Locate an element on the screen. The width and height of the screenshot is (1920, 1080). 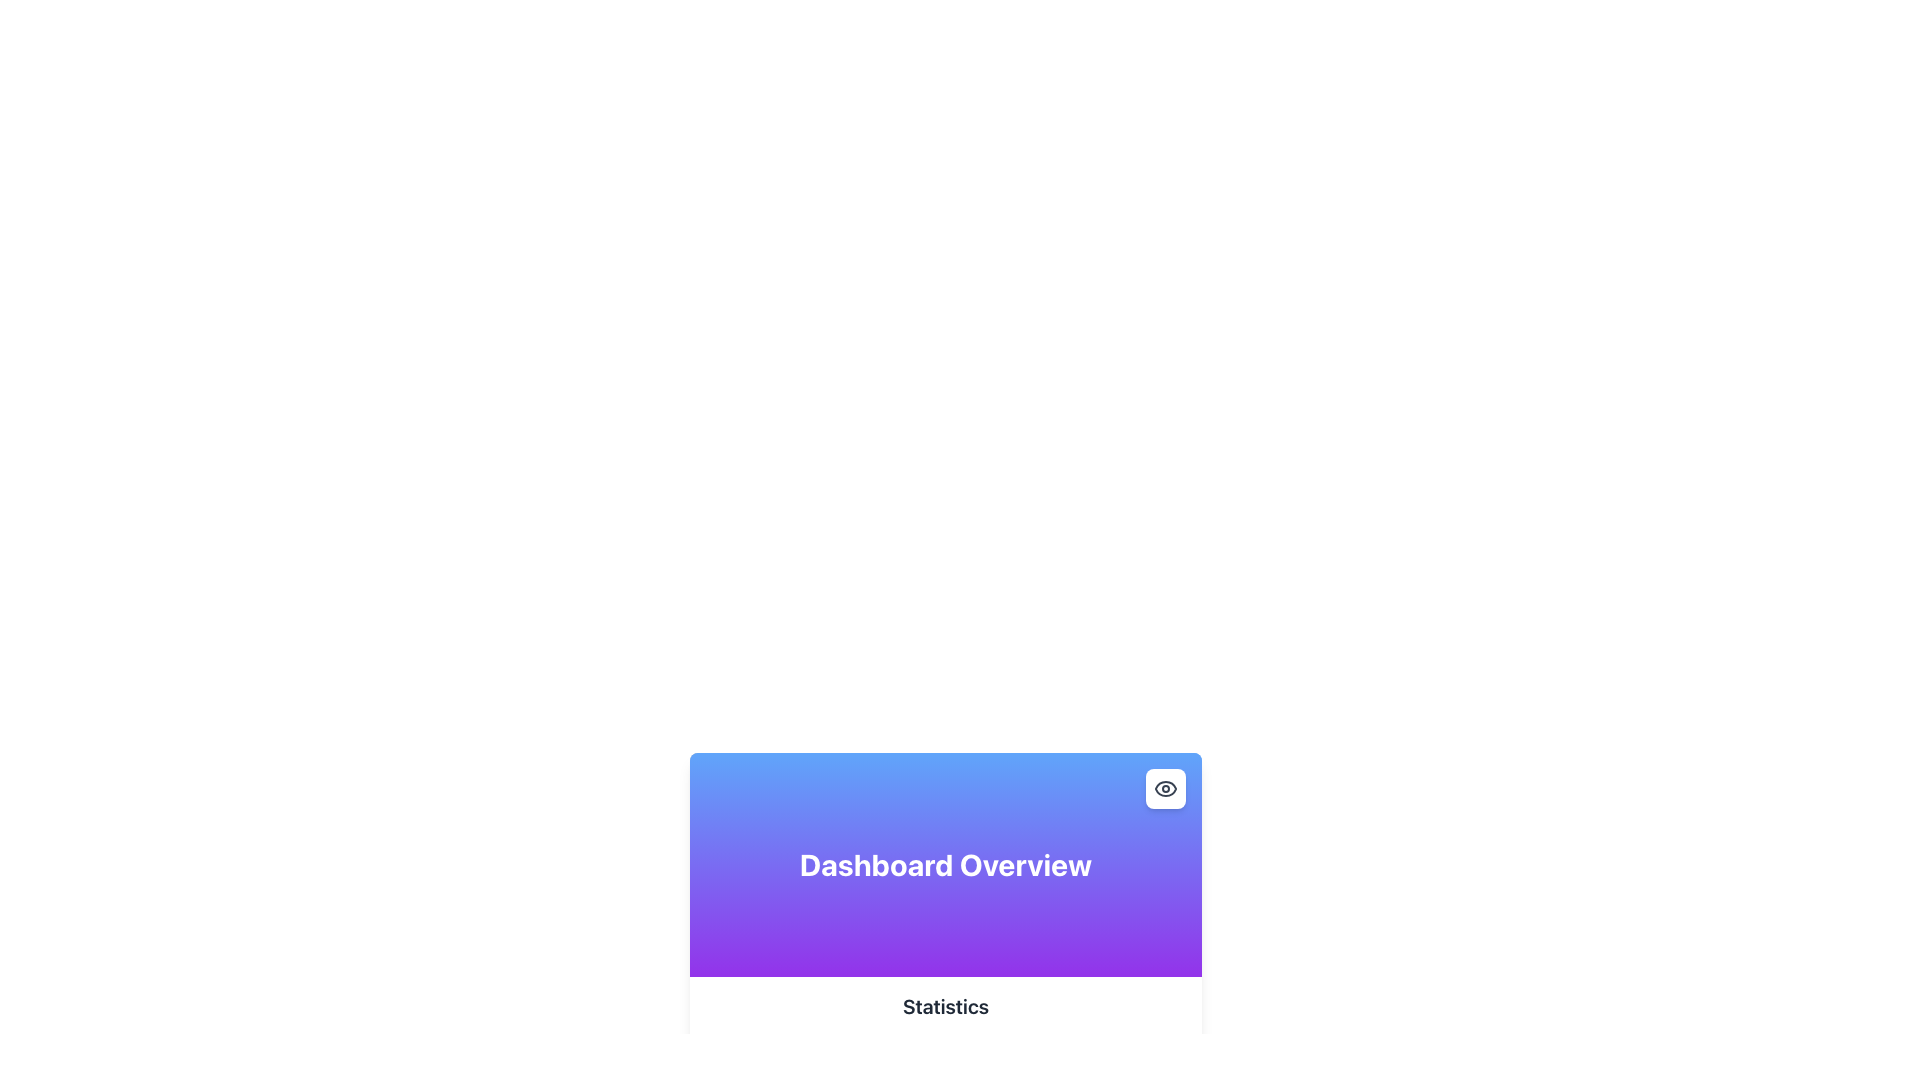
the visibility toggle button located in the top-right corner of the 'Dashboard Overview' card with a gradient blue-to-purple background is located at coordinates (1166, 788).